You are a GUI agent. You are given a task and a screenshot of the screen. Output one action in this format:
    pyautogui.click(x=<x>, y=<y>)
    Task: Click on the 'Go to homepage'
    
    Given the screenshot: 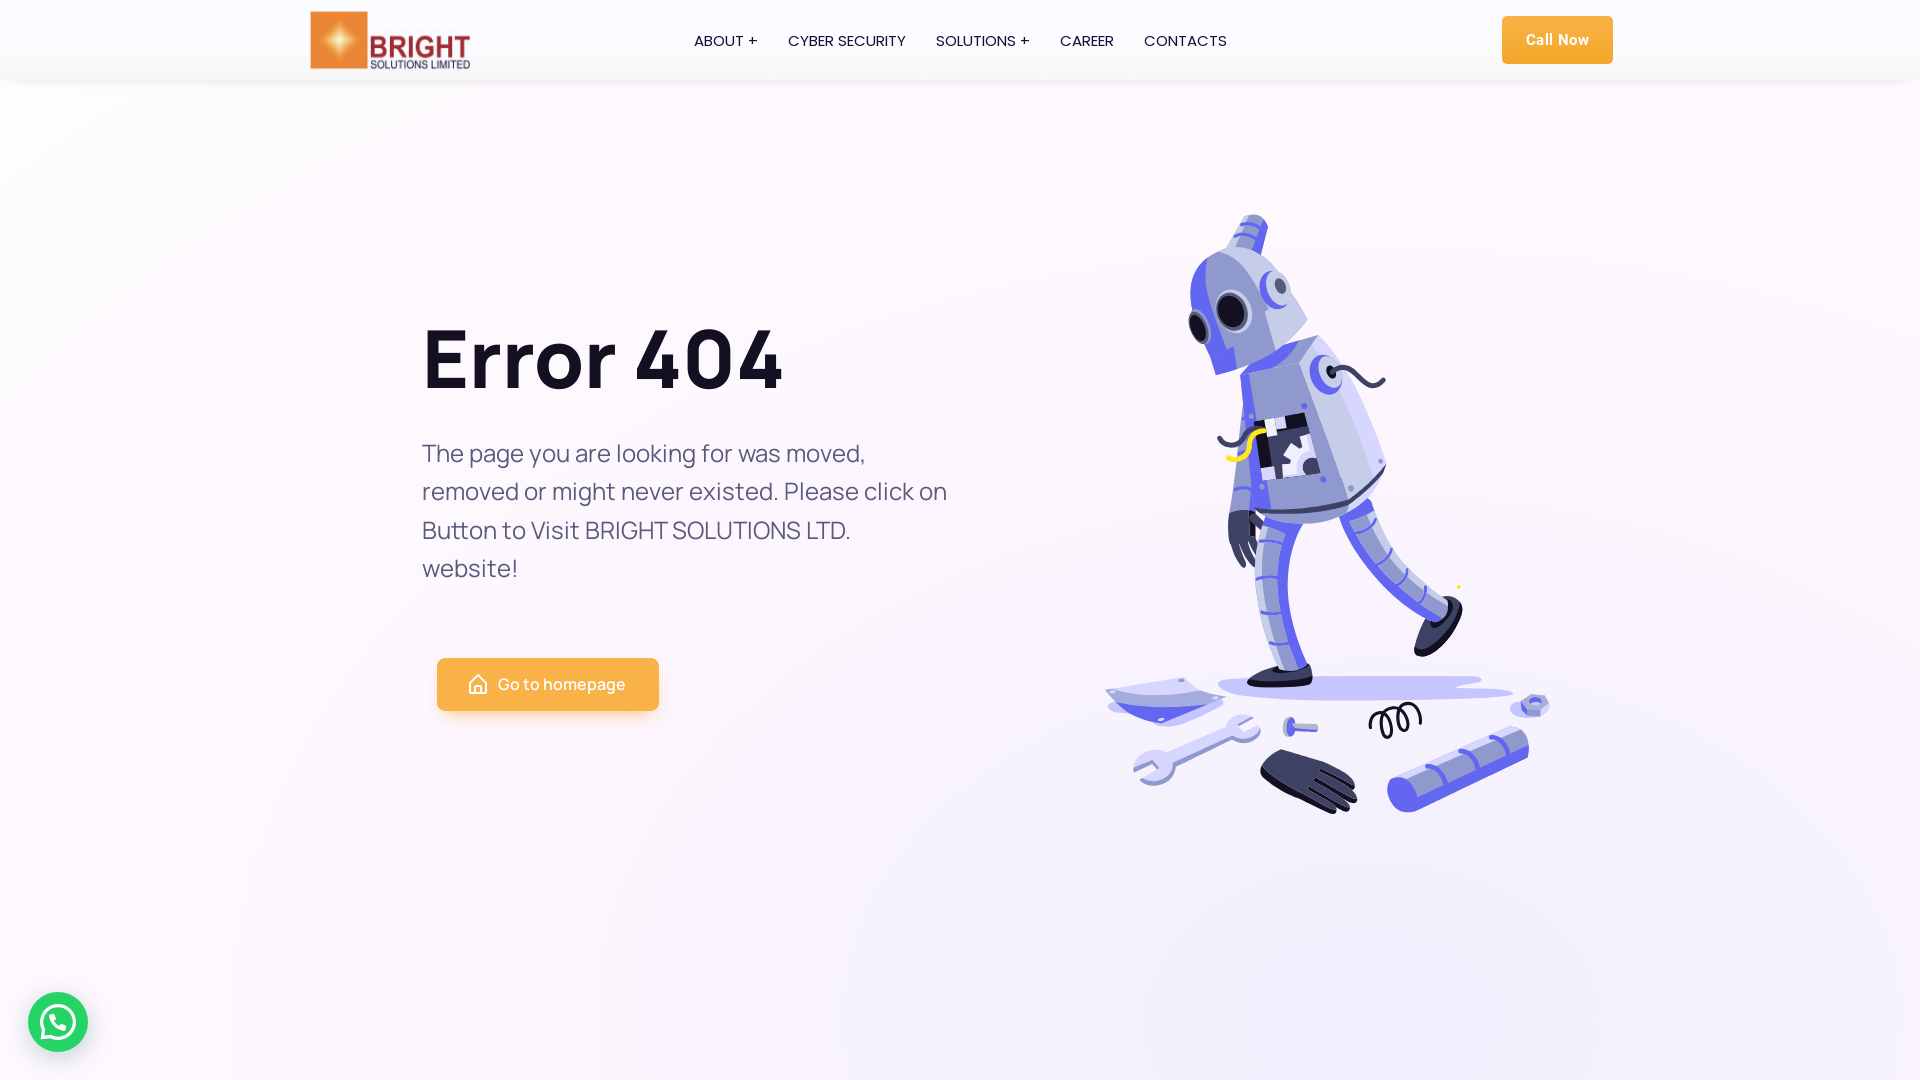 What is the action you would take?
    pyautogui.click(x=547, y=683)
    